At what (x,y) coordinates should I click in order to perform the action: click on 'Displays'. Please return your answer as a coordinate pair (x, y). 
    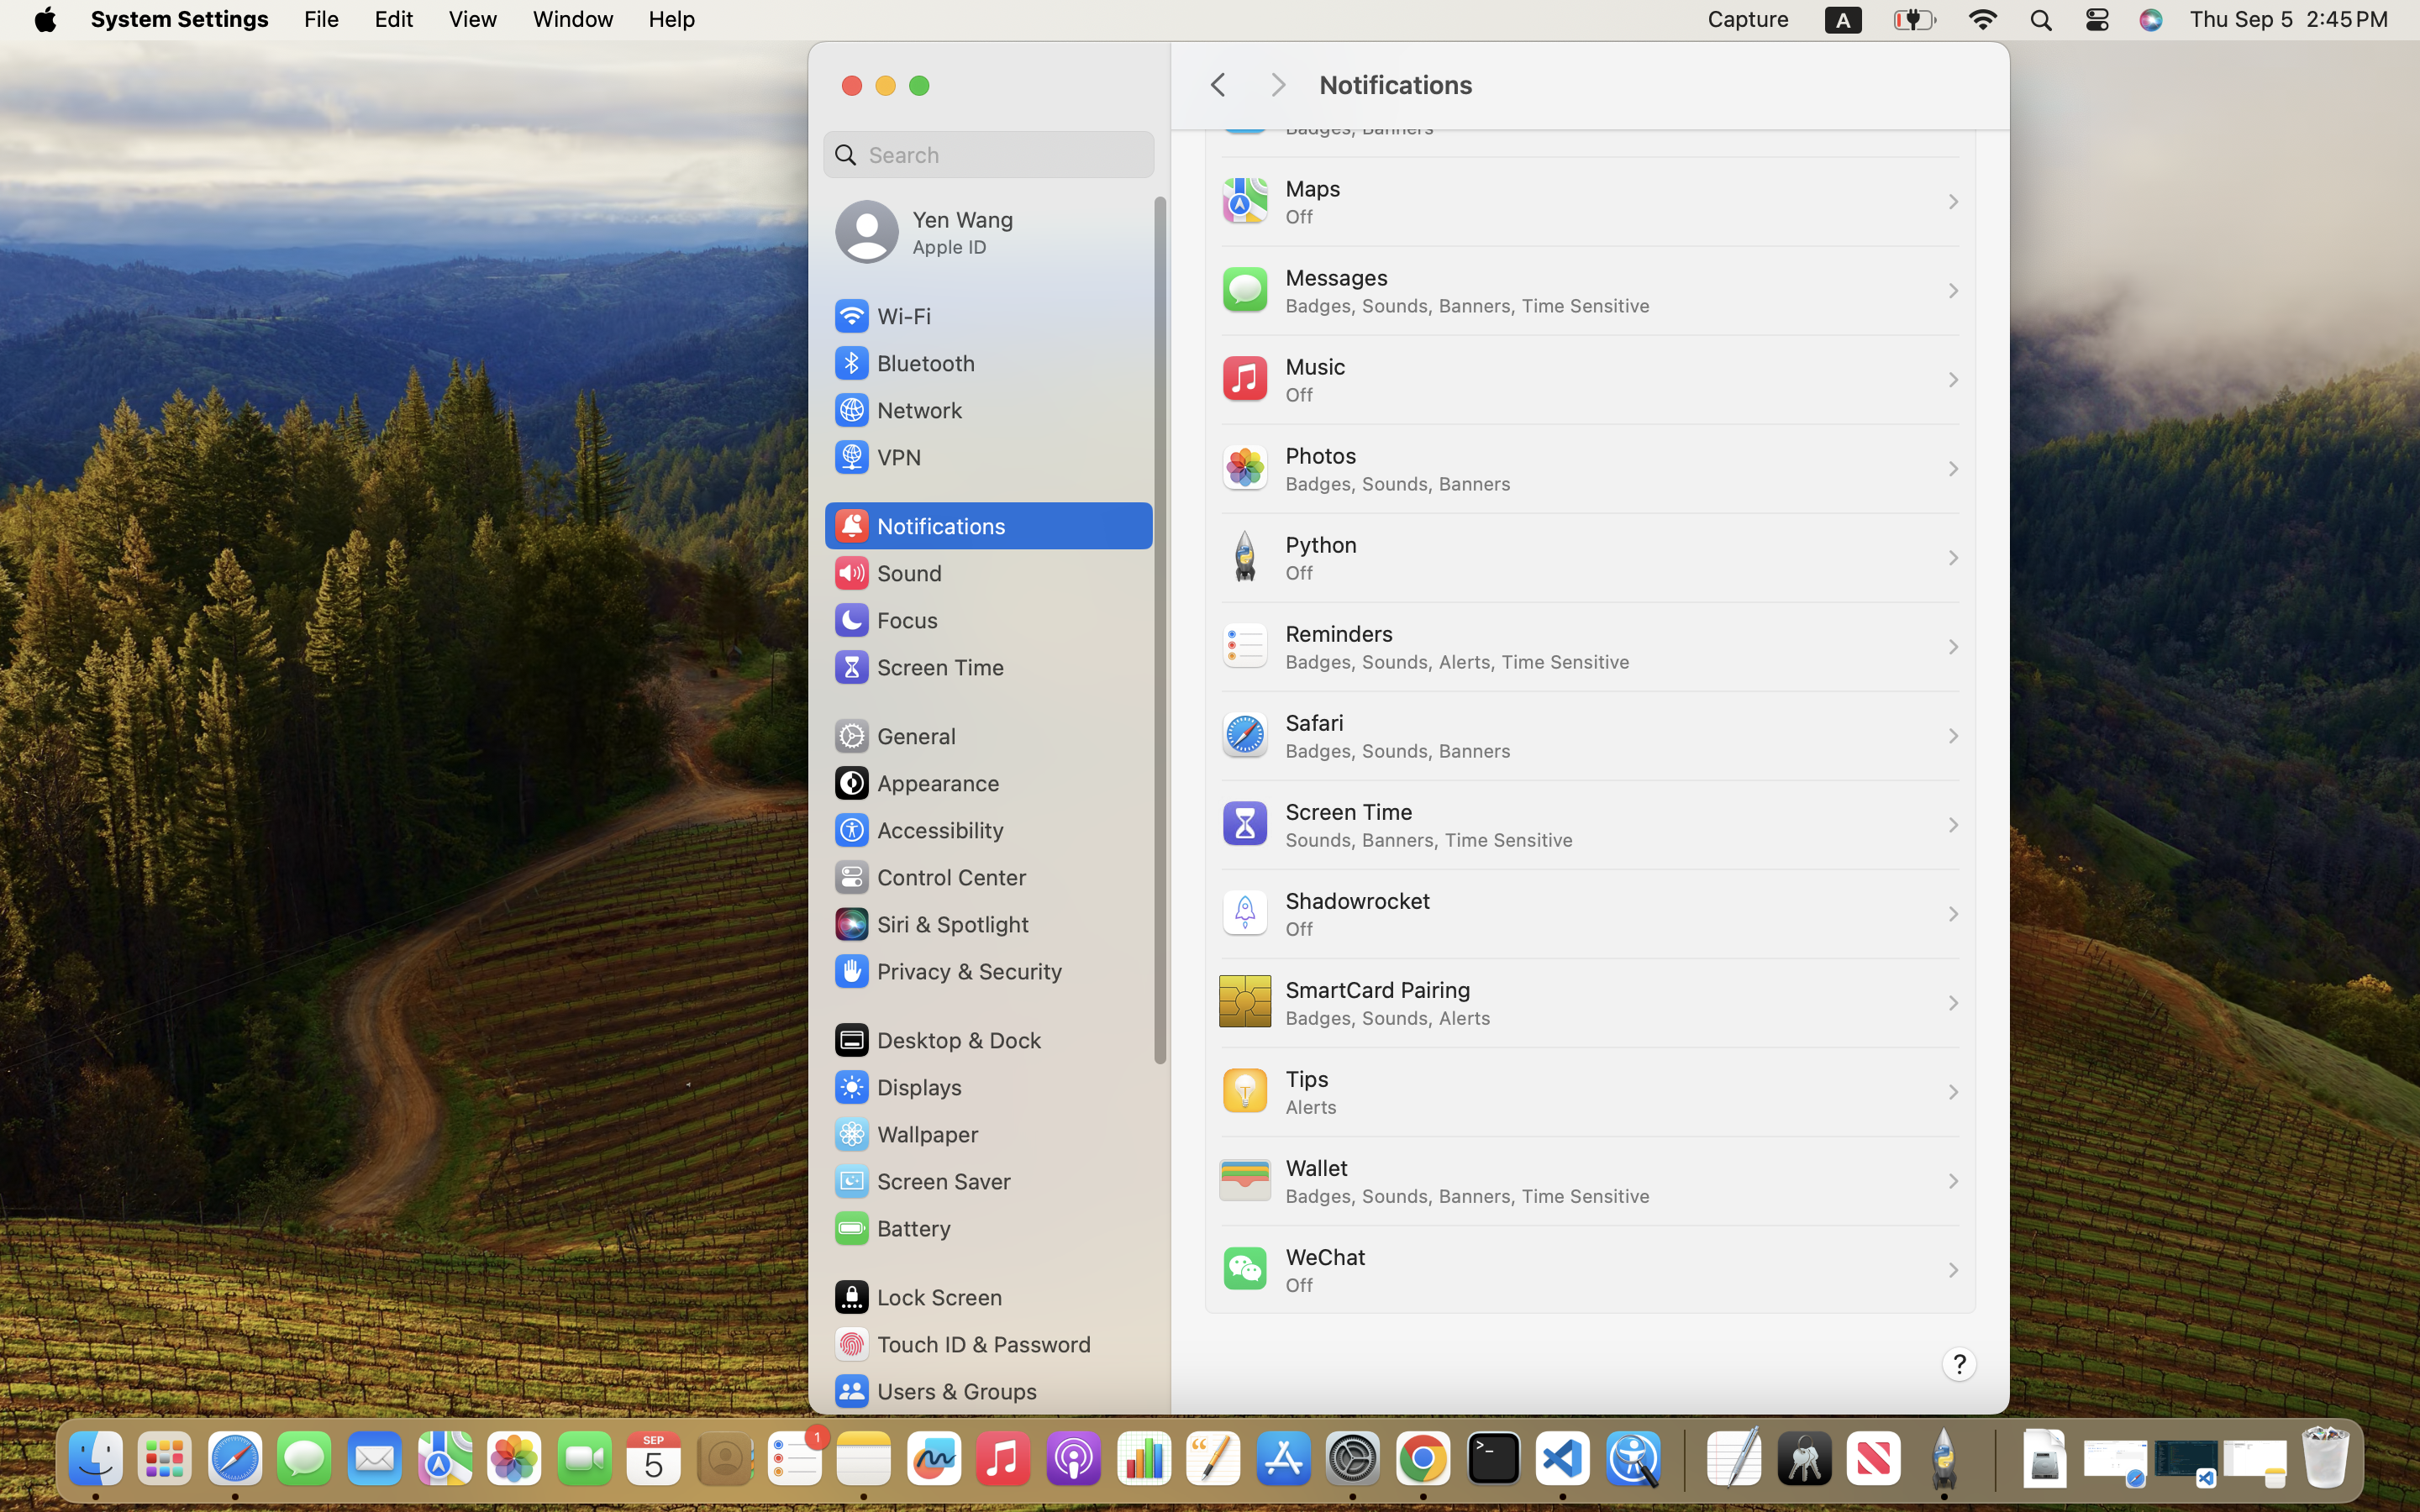
    Looking at the image, I should click on (897, 1087).